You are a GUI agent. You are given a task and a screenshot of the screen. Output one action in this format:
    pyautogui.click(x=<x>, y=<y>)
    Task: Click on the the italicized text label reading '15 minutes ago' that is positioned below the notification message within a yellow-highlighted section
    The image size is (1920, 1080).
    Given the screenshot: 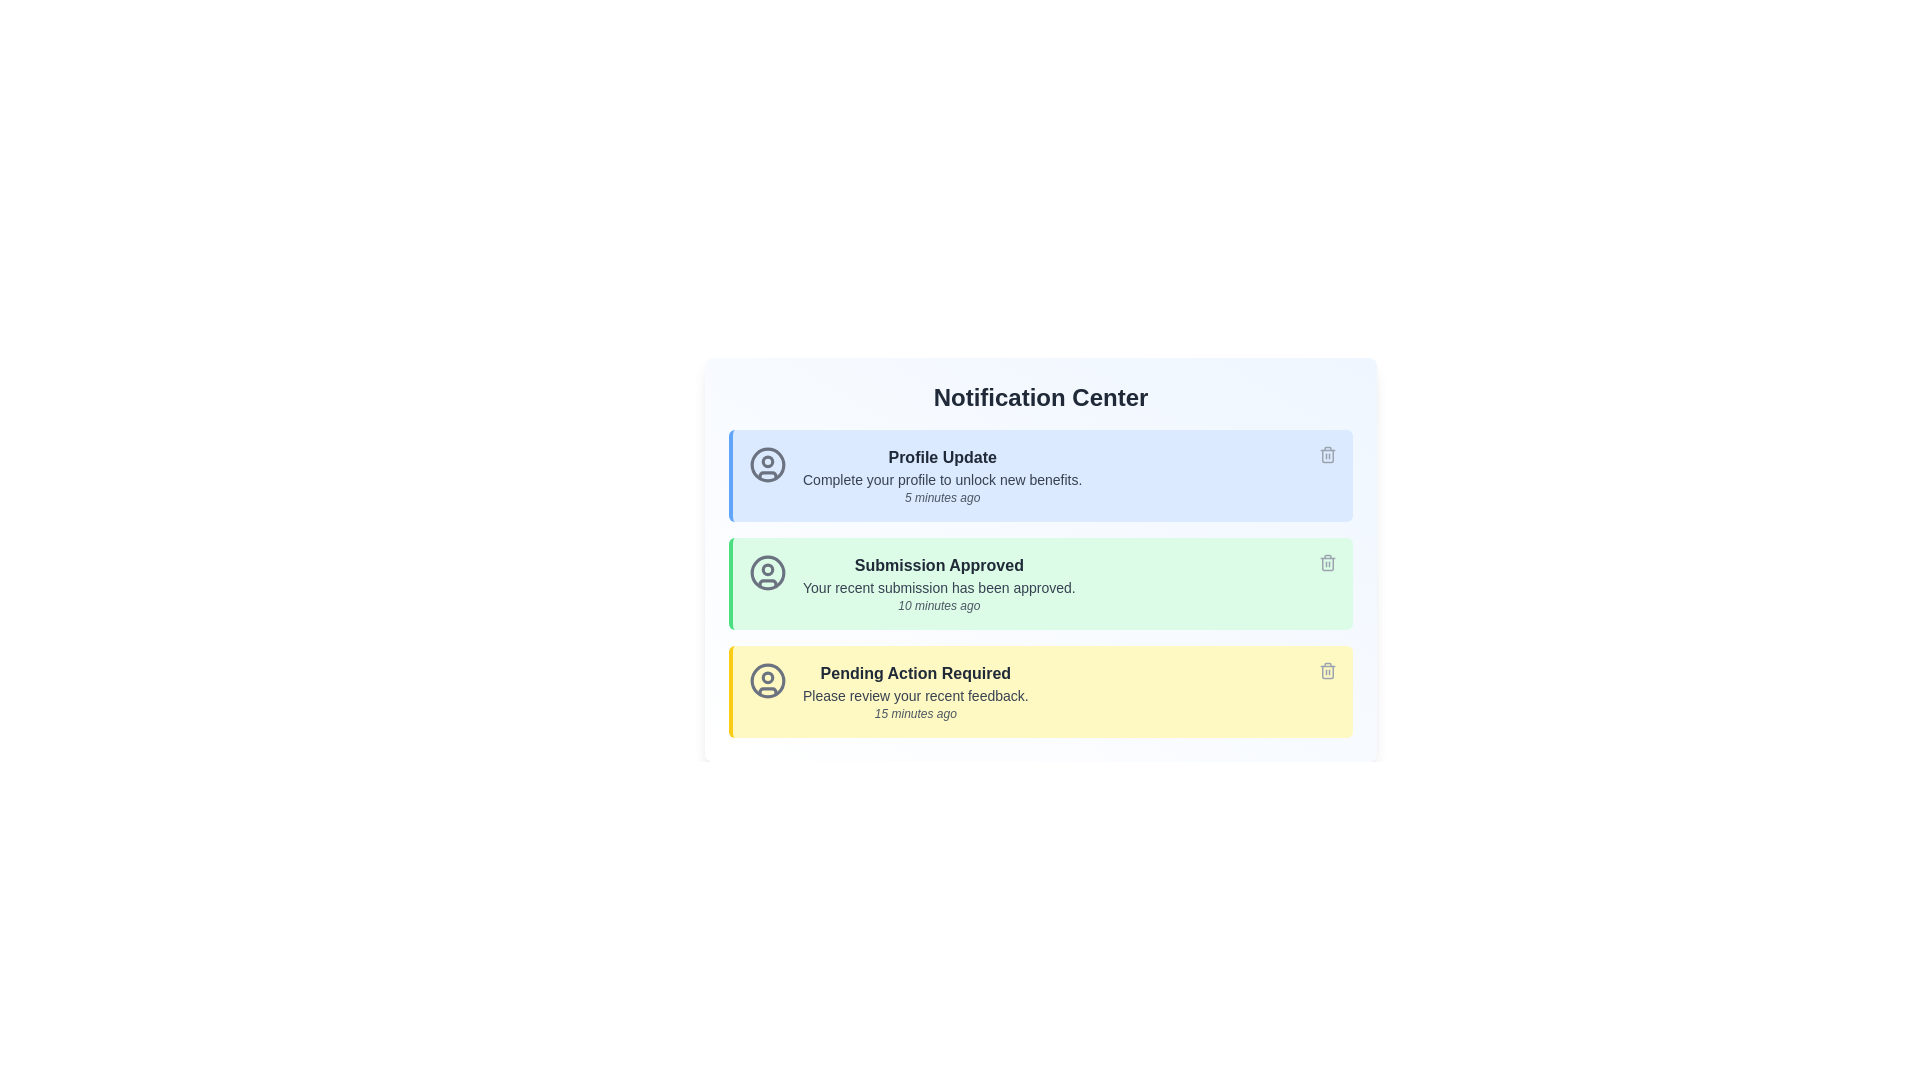 What is the action you would take?
    pyautogui.click(x=914, y=712)
    